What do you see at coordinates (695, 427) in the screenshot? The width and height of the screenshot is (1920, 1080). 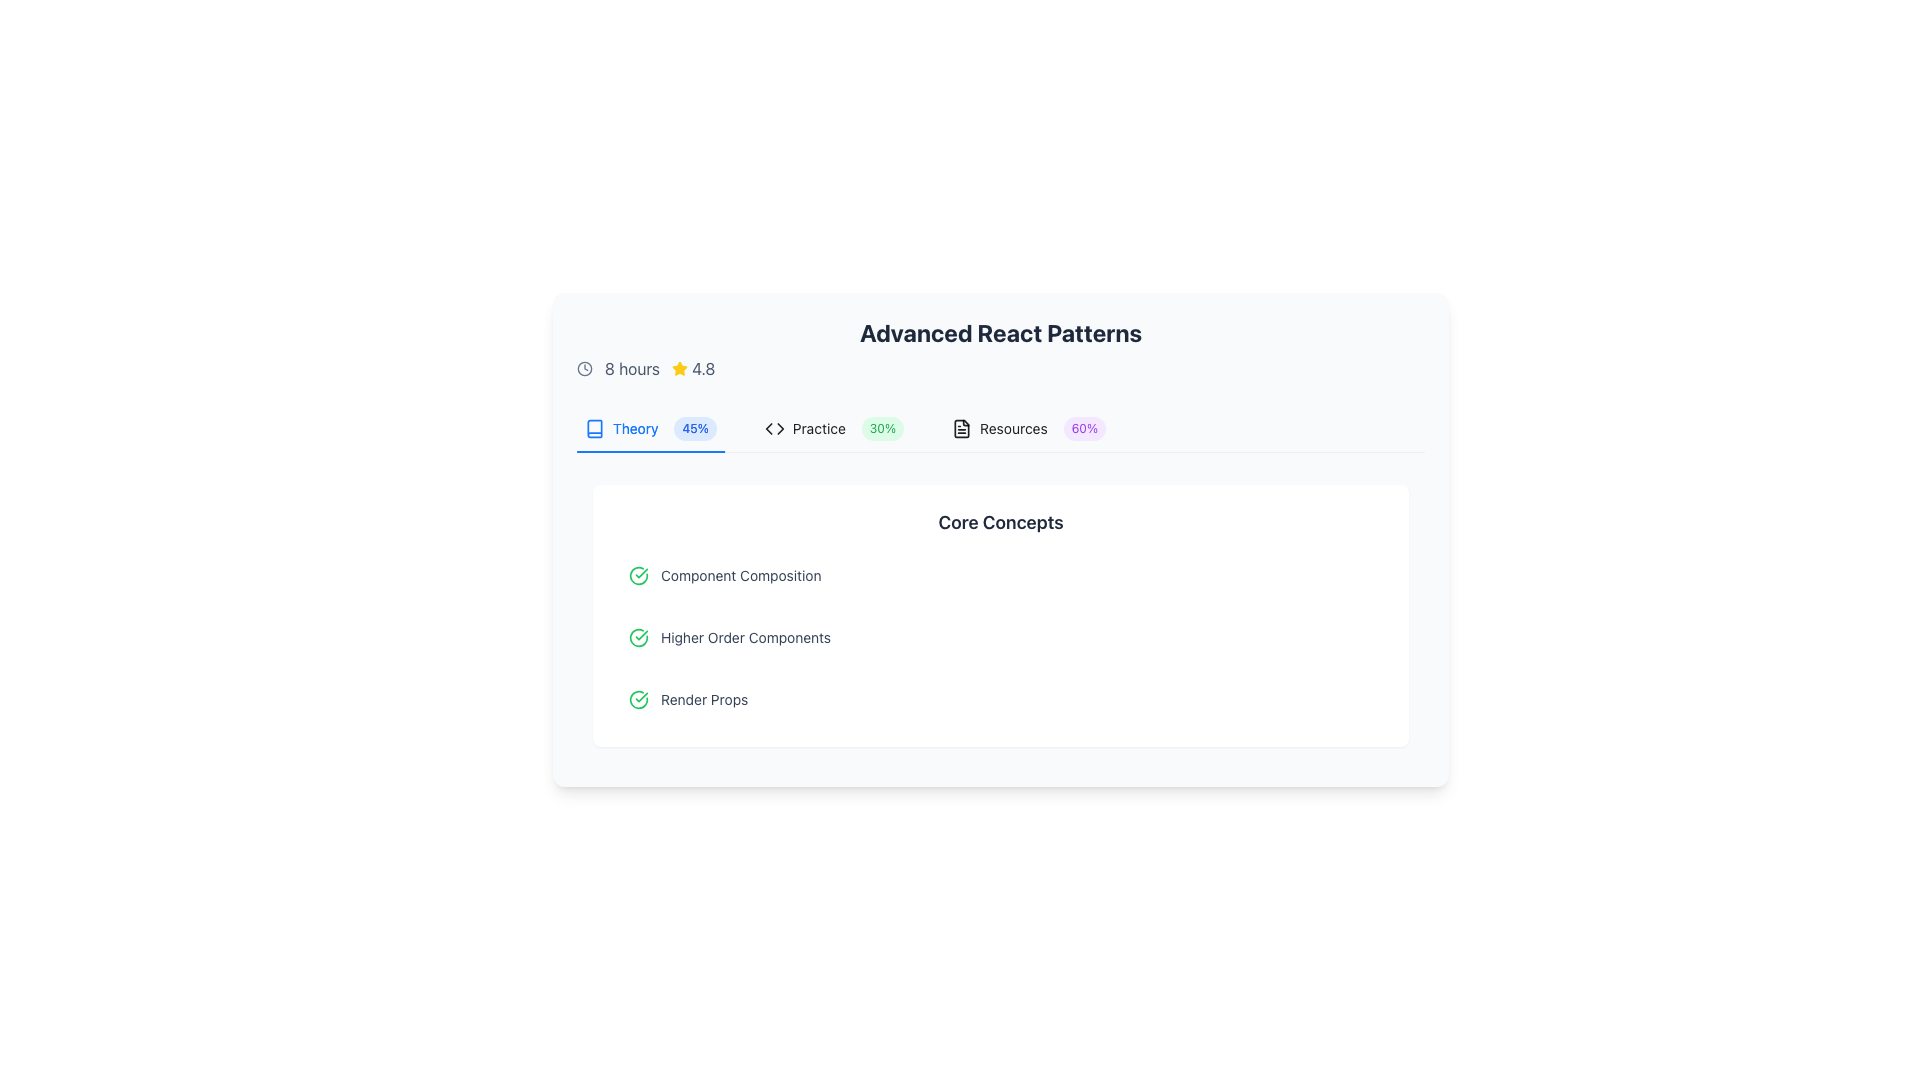 I see `the pill-shaped label displaying '45%' with a light blue background, located to the right of the 'Theory' text` at bounding box center [695, 427].